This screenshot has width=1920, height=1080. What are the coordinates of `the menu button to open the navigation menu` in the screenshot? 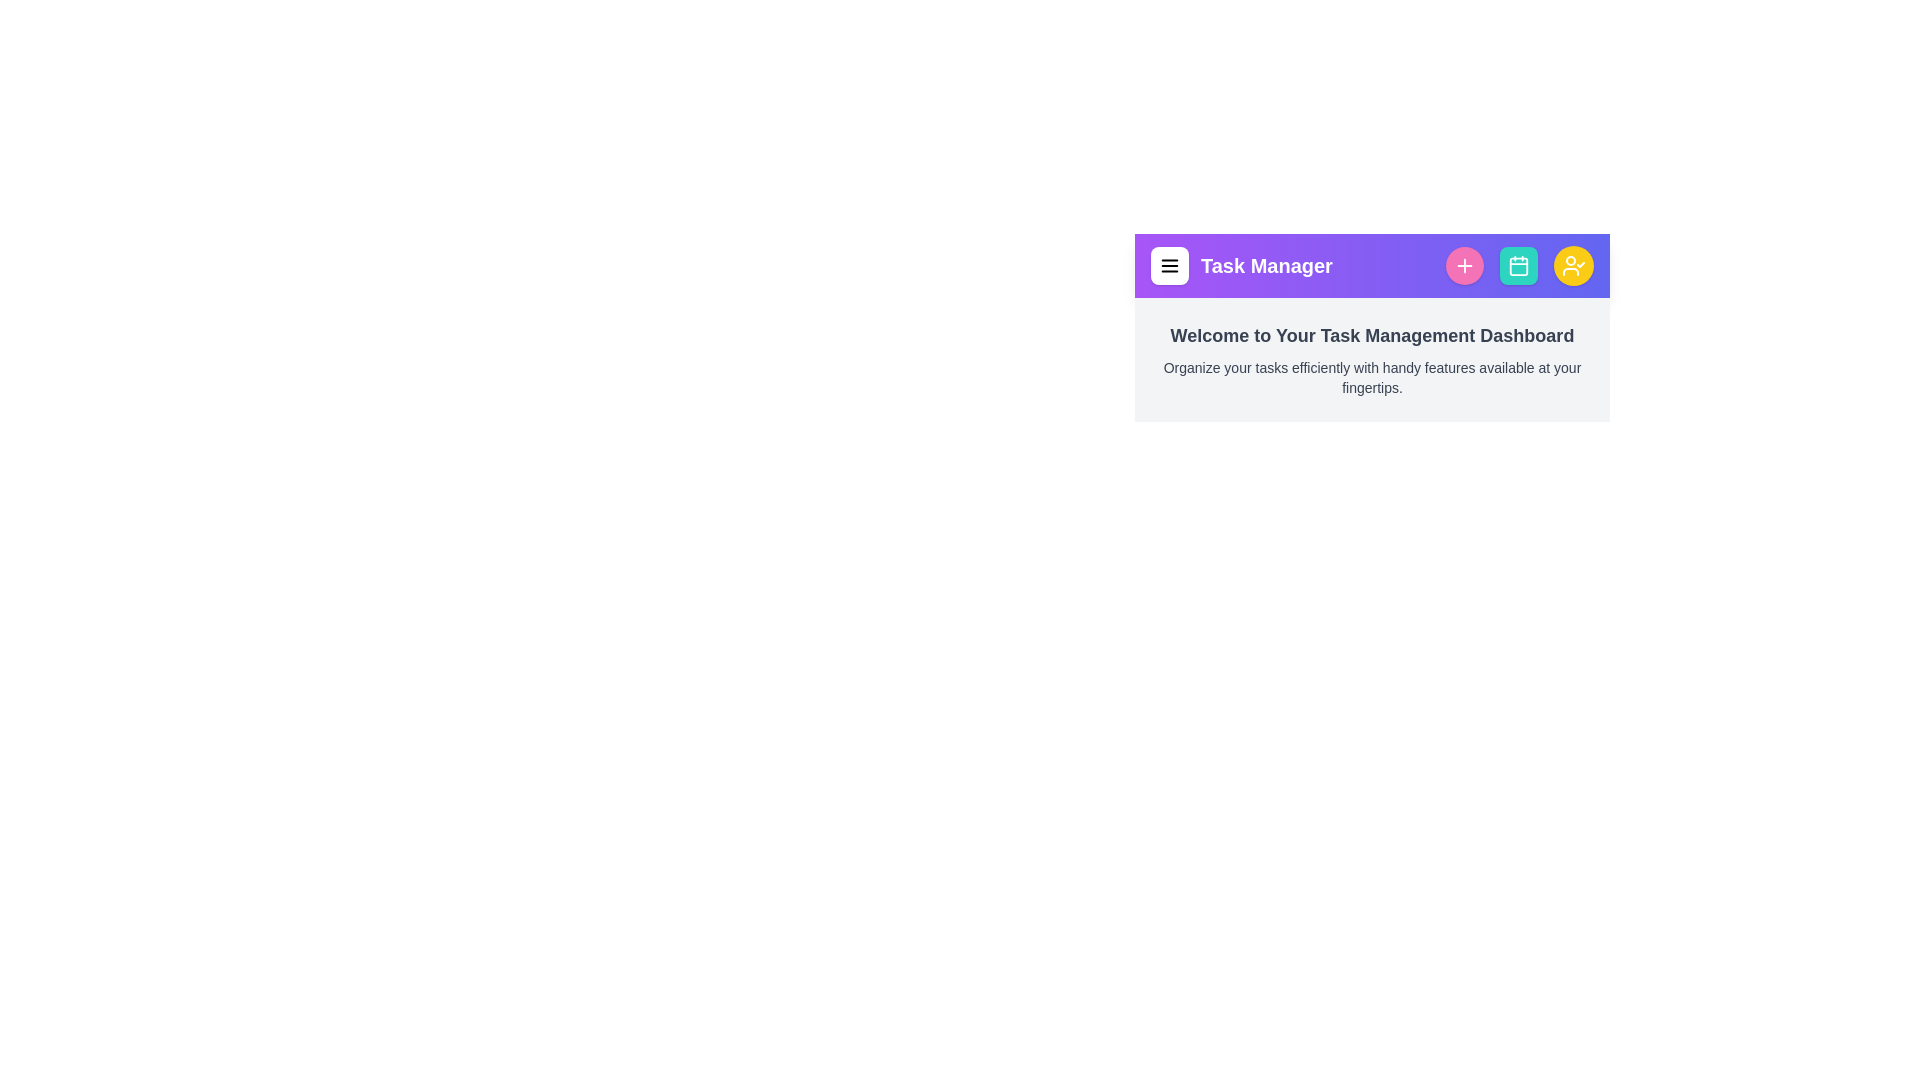 It's located at (1170, 265).